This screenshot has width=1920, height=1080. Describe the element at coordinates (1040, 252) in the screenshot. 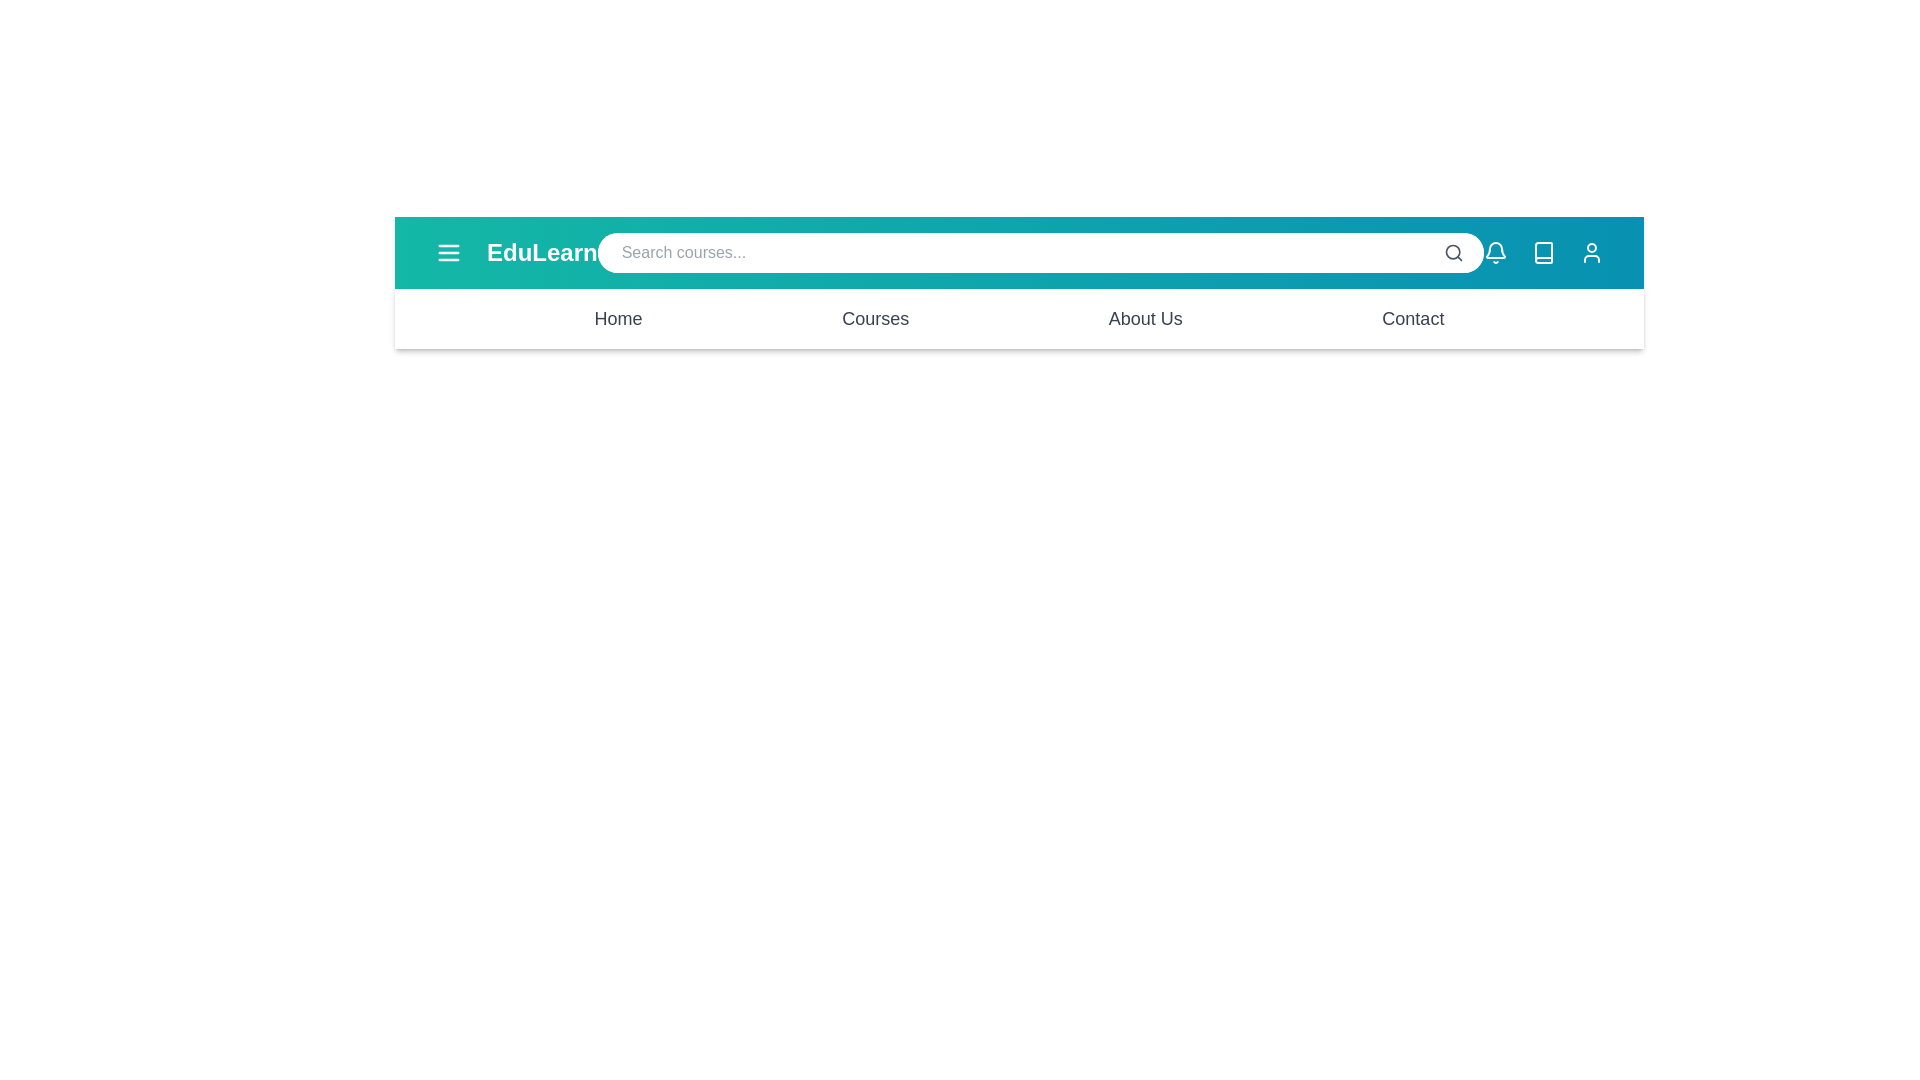

I see `the search input field to focus it` at that location.